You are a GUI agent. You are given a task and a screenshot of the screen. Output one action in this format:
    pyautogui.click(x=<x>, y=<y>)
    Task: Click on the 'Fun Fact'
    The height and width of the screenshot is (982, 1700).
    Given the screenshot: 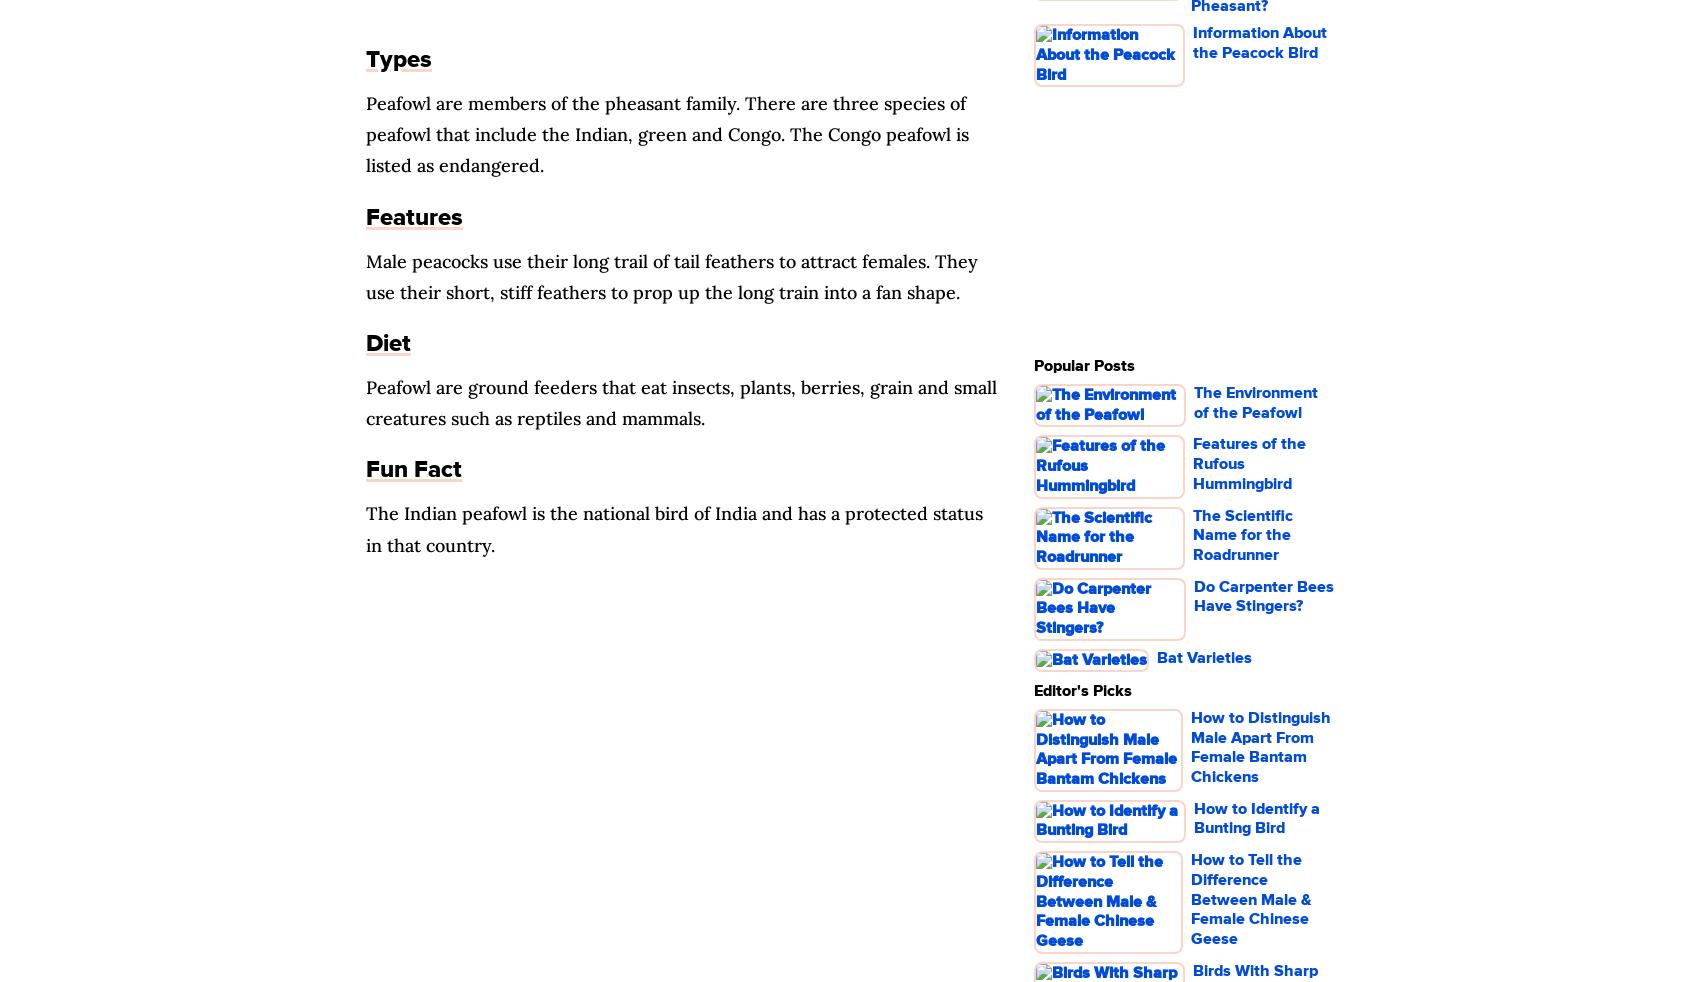 What is the action you would take?
    pyautogui.click(x=412, y=469)
    